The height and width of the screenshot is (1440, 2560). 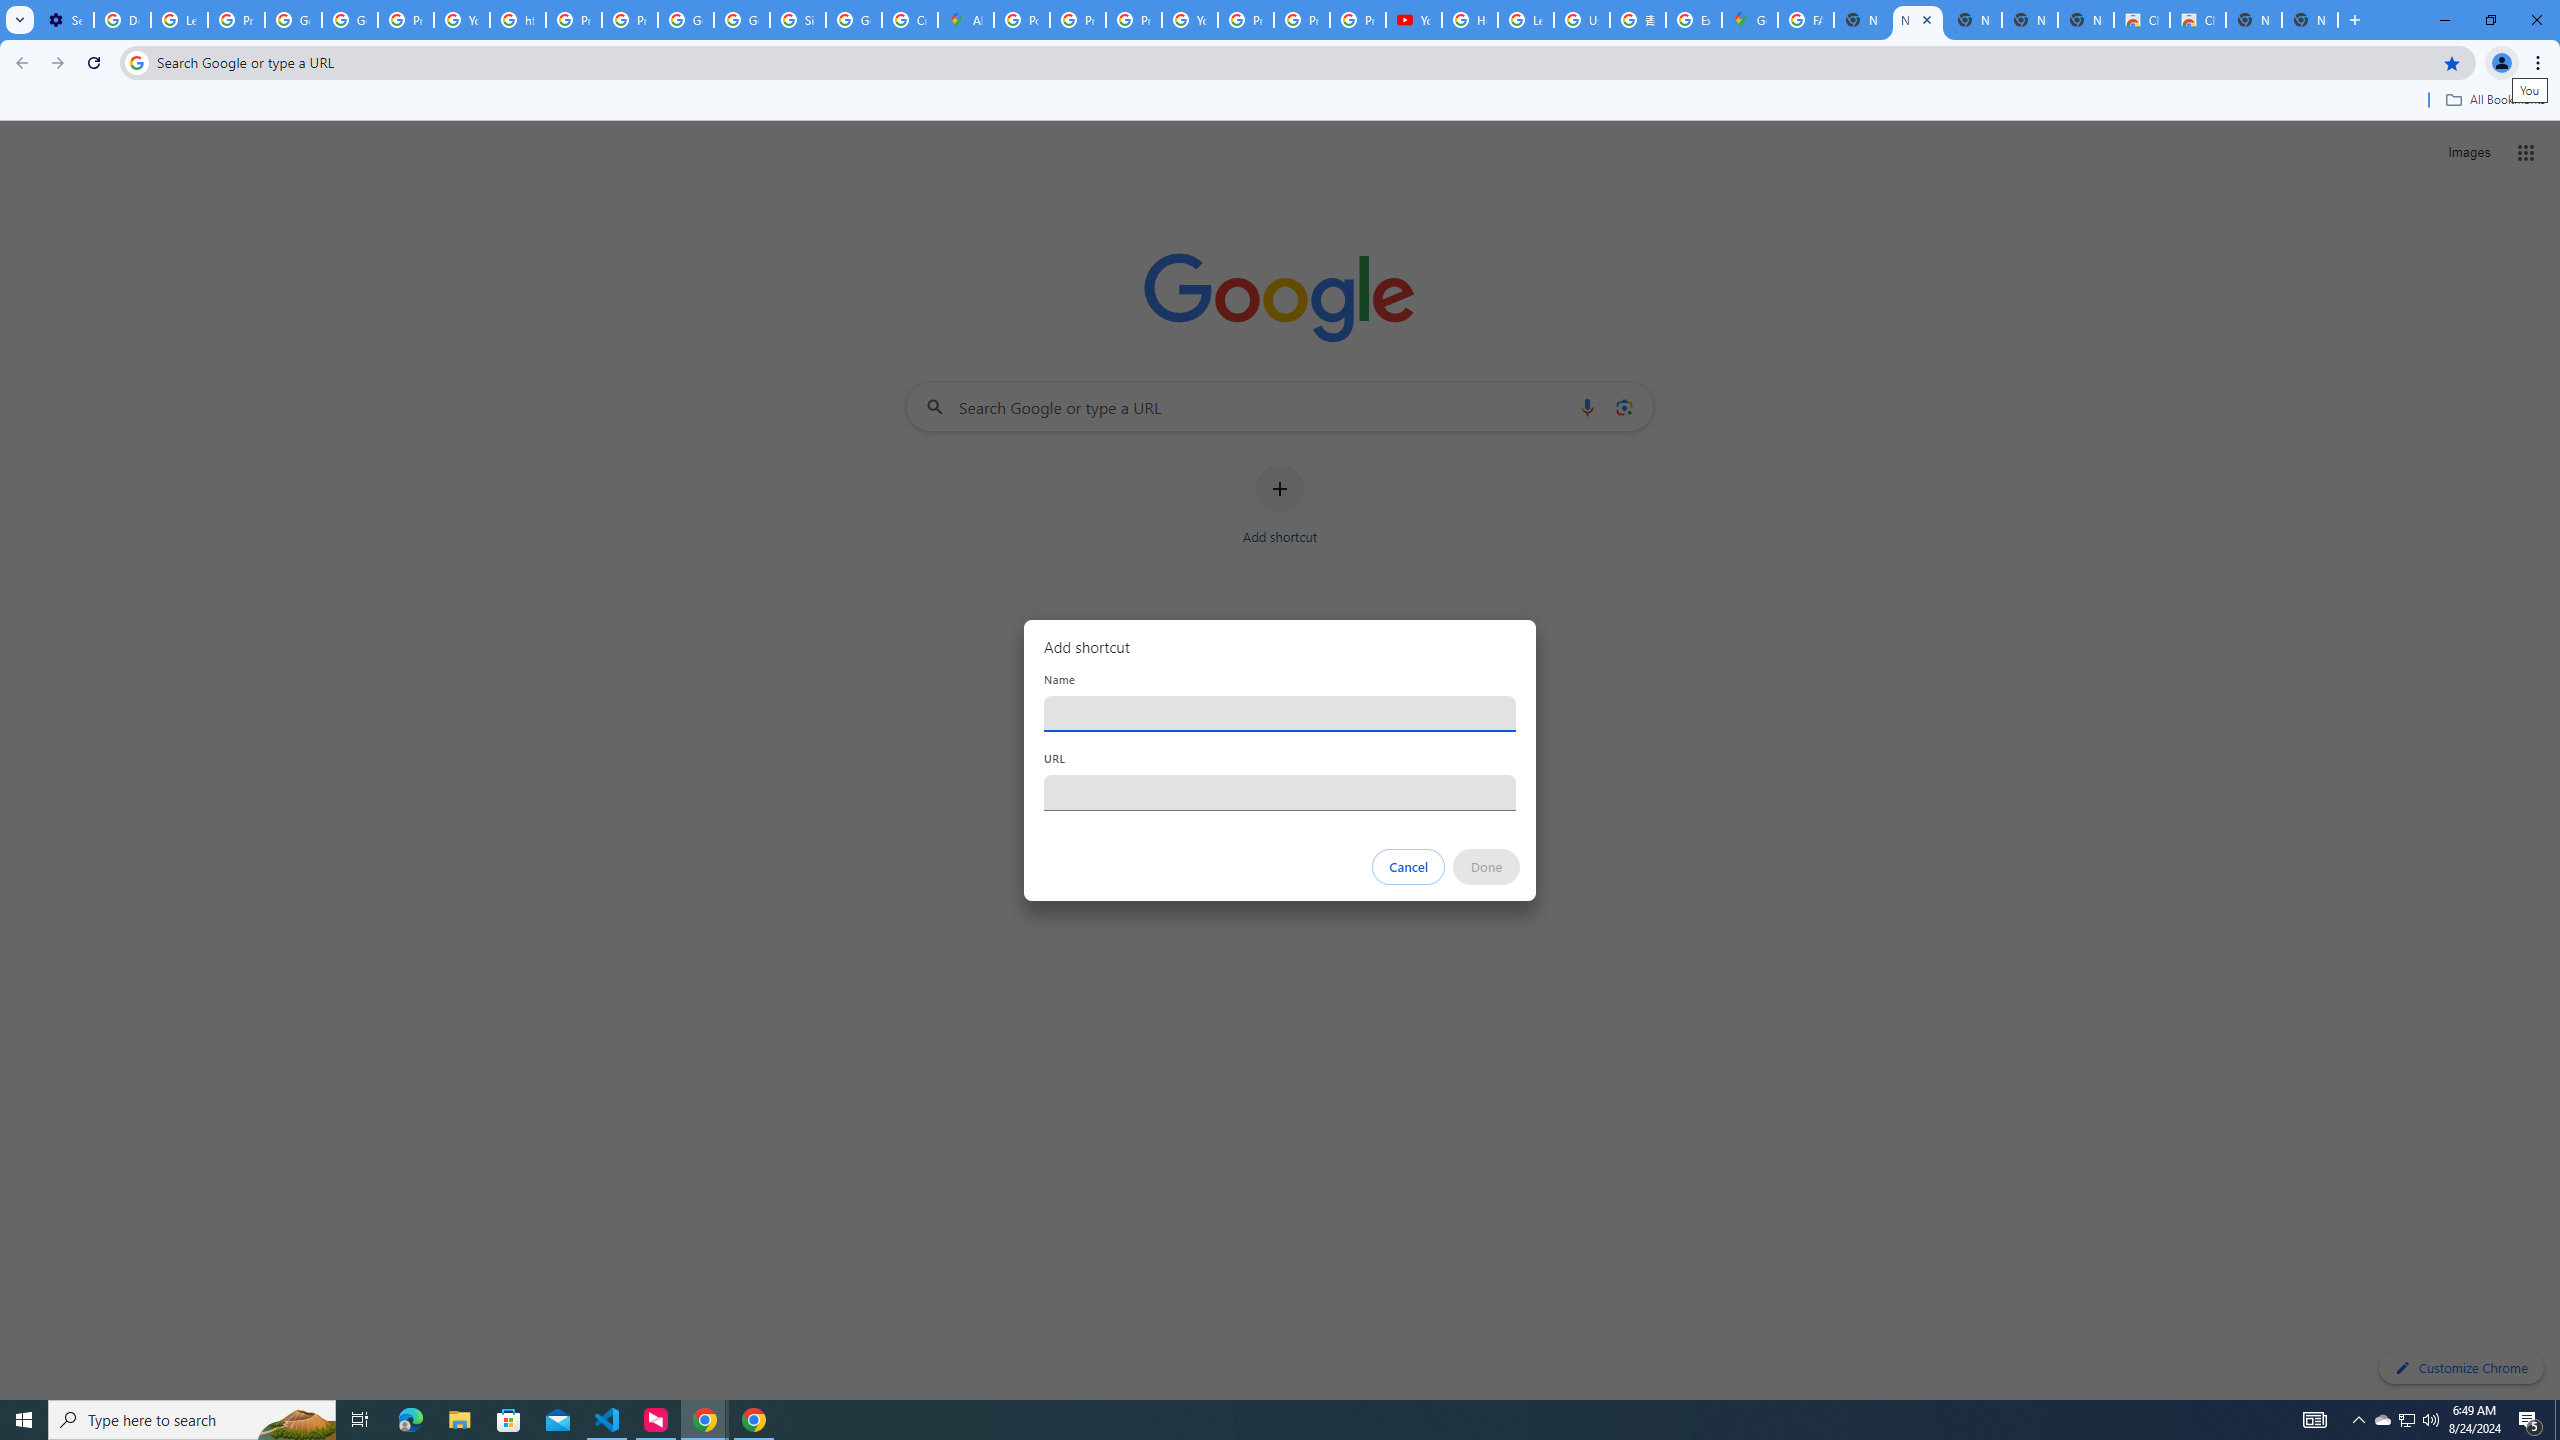 I want to click on 'Privacy Help Center - Policies Help', so click(x=1079, y=19).